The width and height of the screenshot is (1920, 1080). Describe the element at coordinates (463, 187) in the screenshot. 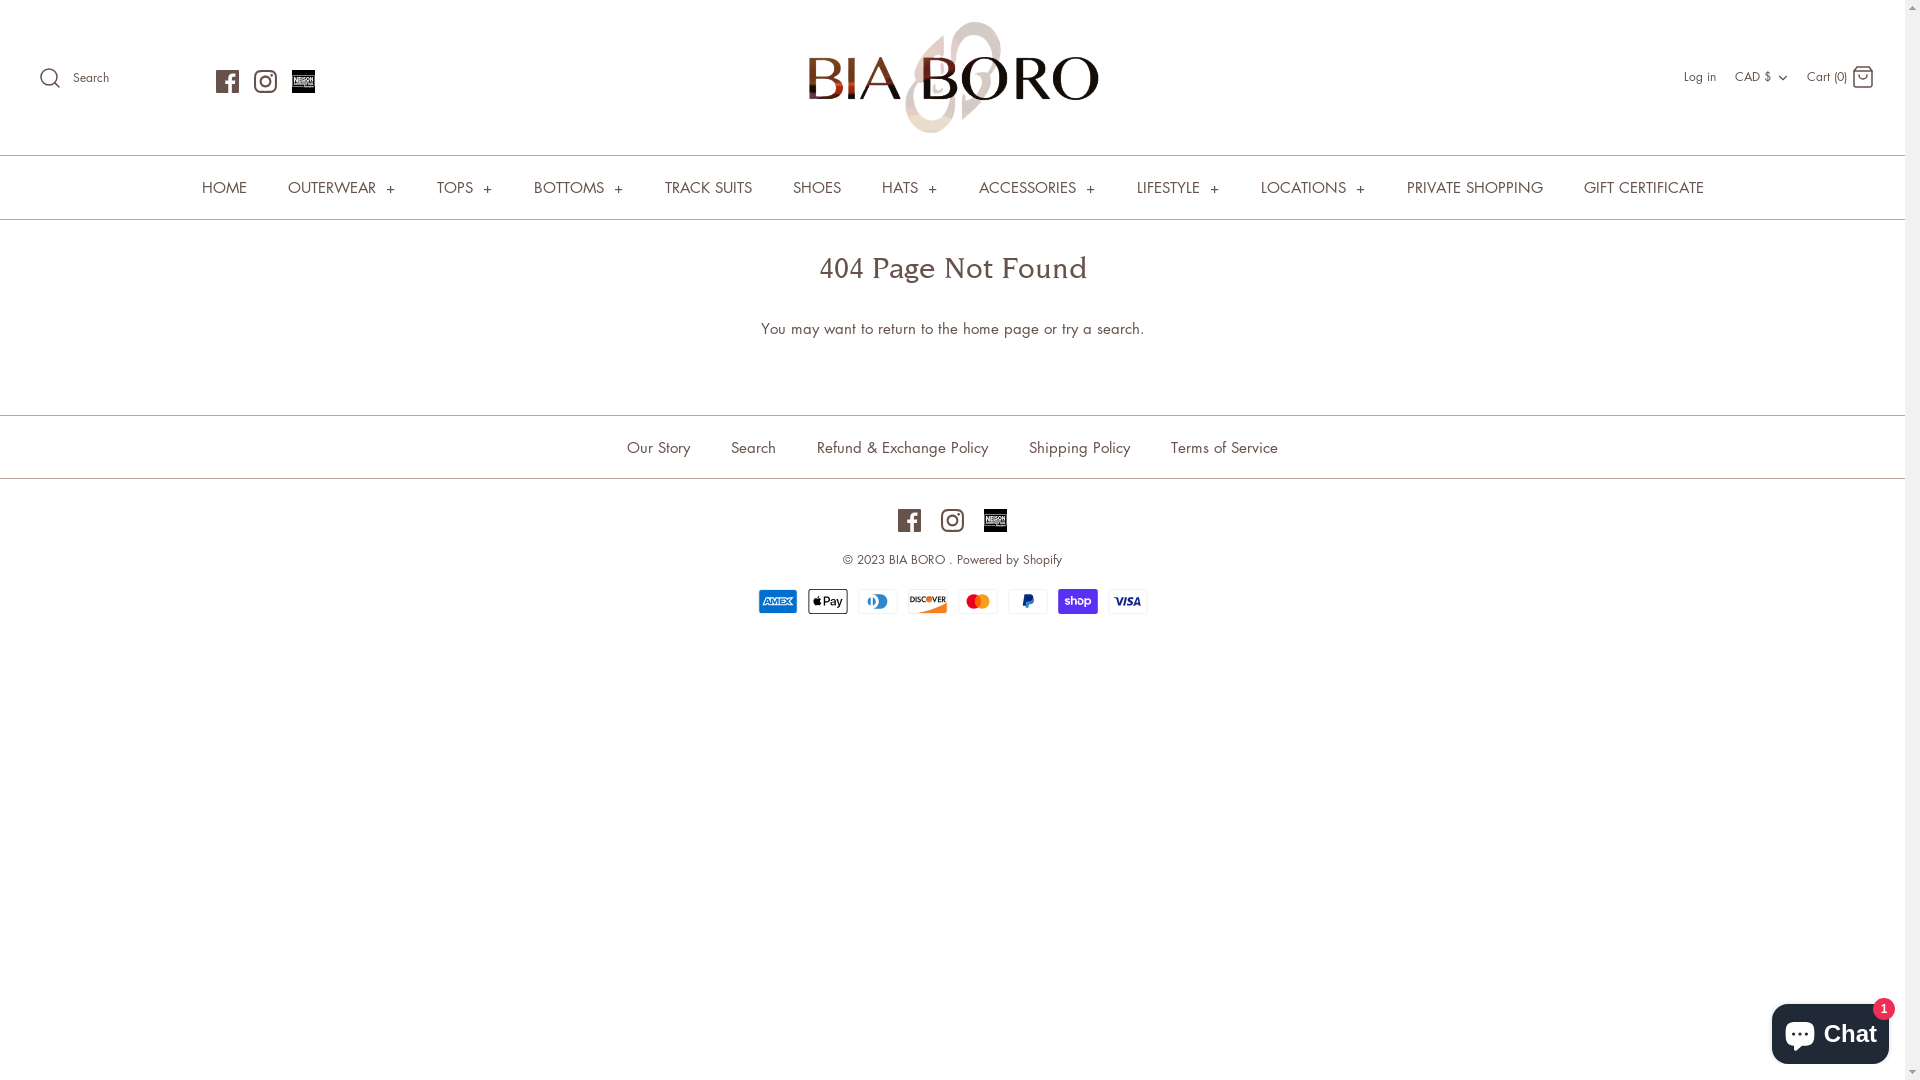

I see `'TOPS +'` at that location.